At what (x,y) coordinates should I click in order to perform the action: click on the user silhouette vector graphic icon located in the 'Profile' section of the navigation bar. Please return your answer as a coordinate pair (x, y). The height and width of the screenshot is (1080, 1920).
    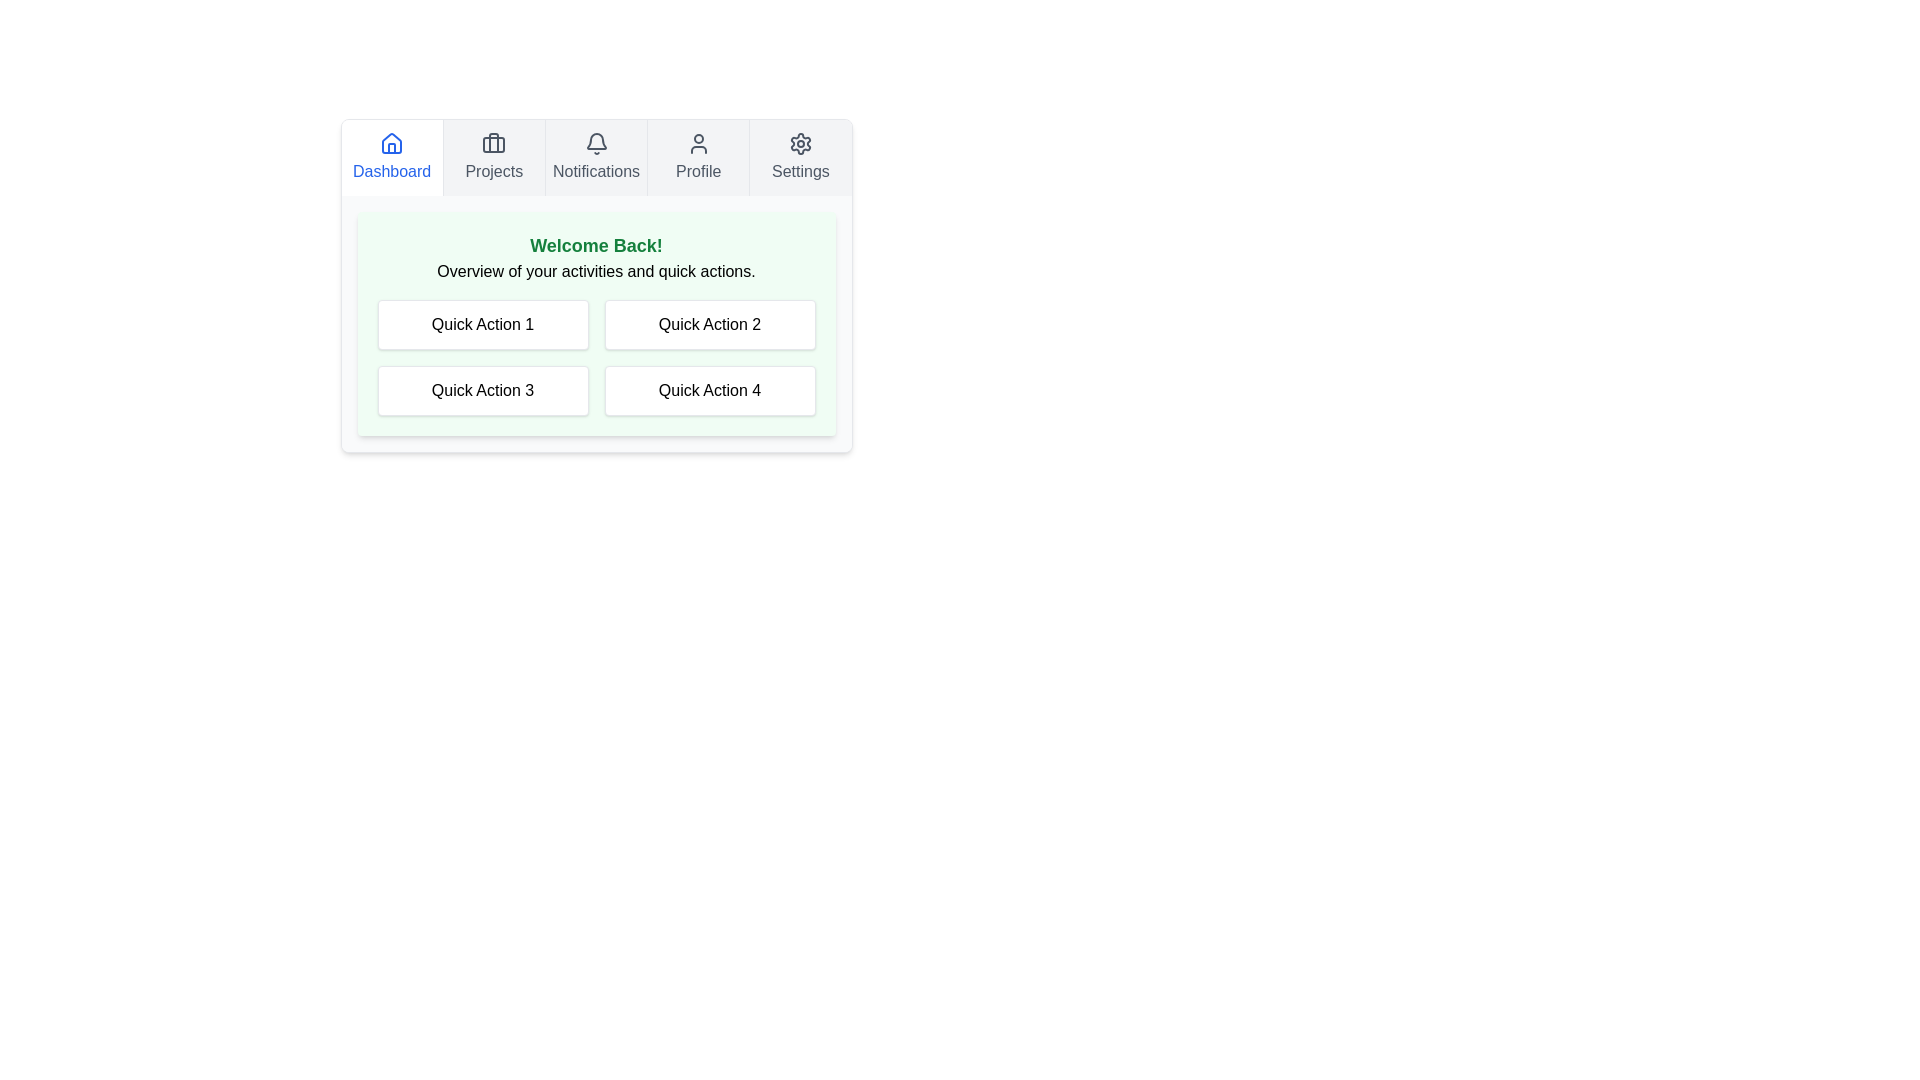
    Looking at the image, I should click on (698, 142).